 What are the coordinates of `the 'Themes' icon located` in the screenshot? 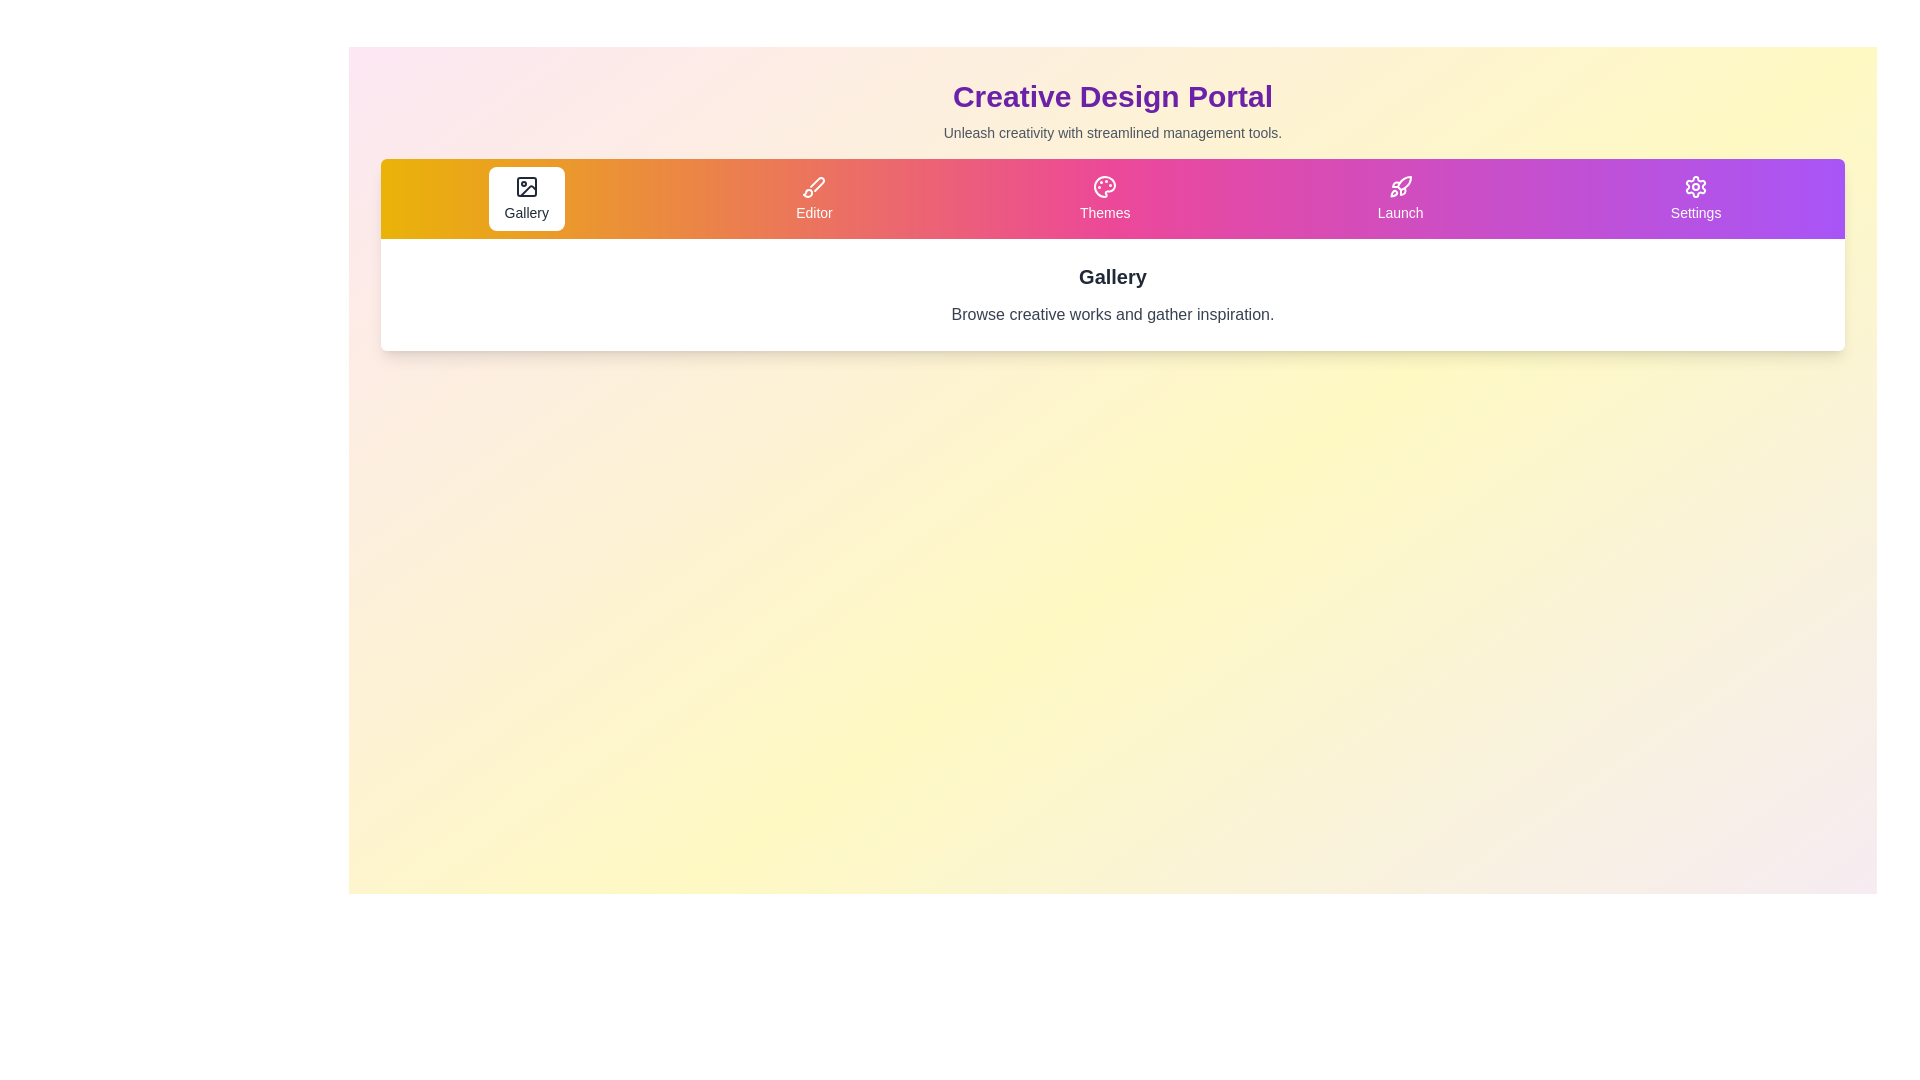 It's located at (1104, 186).